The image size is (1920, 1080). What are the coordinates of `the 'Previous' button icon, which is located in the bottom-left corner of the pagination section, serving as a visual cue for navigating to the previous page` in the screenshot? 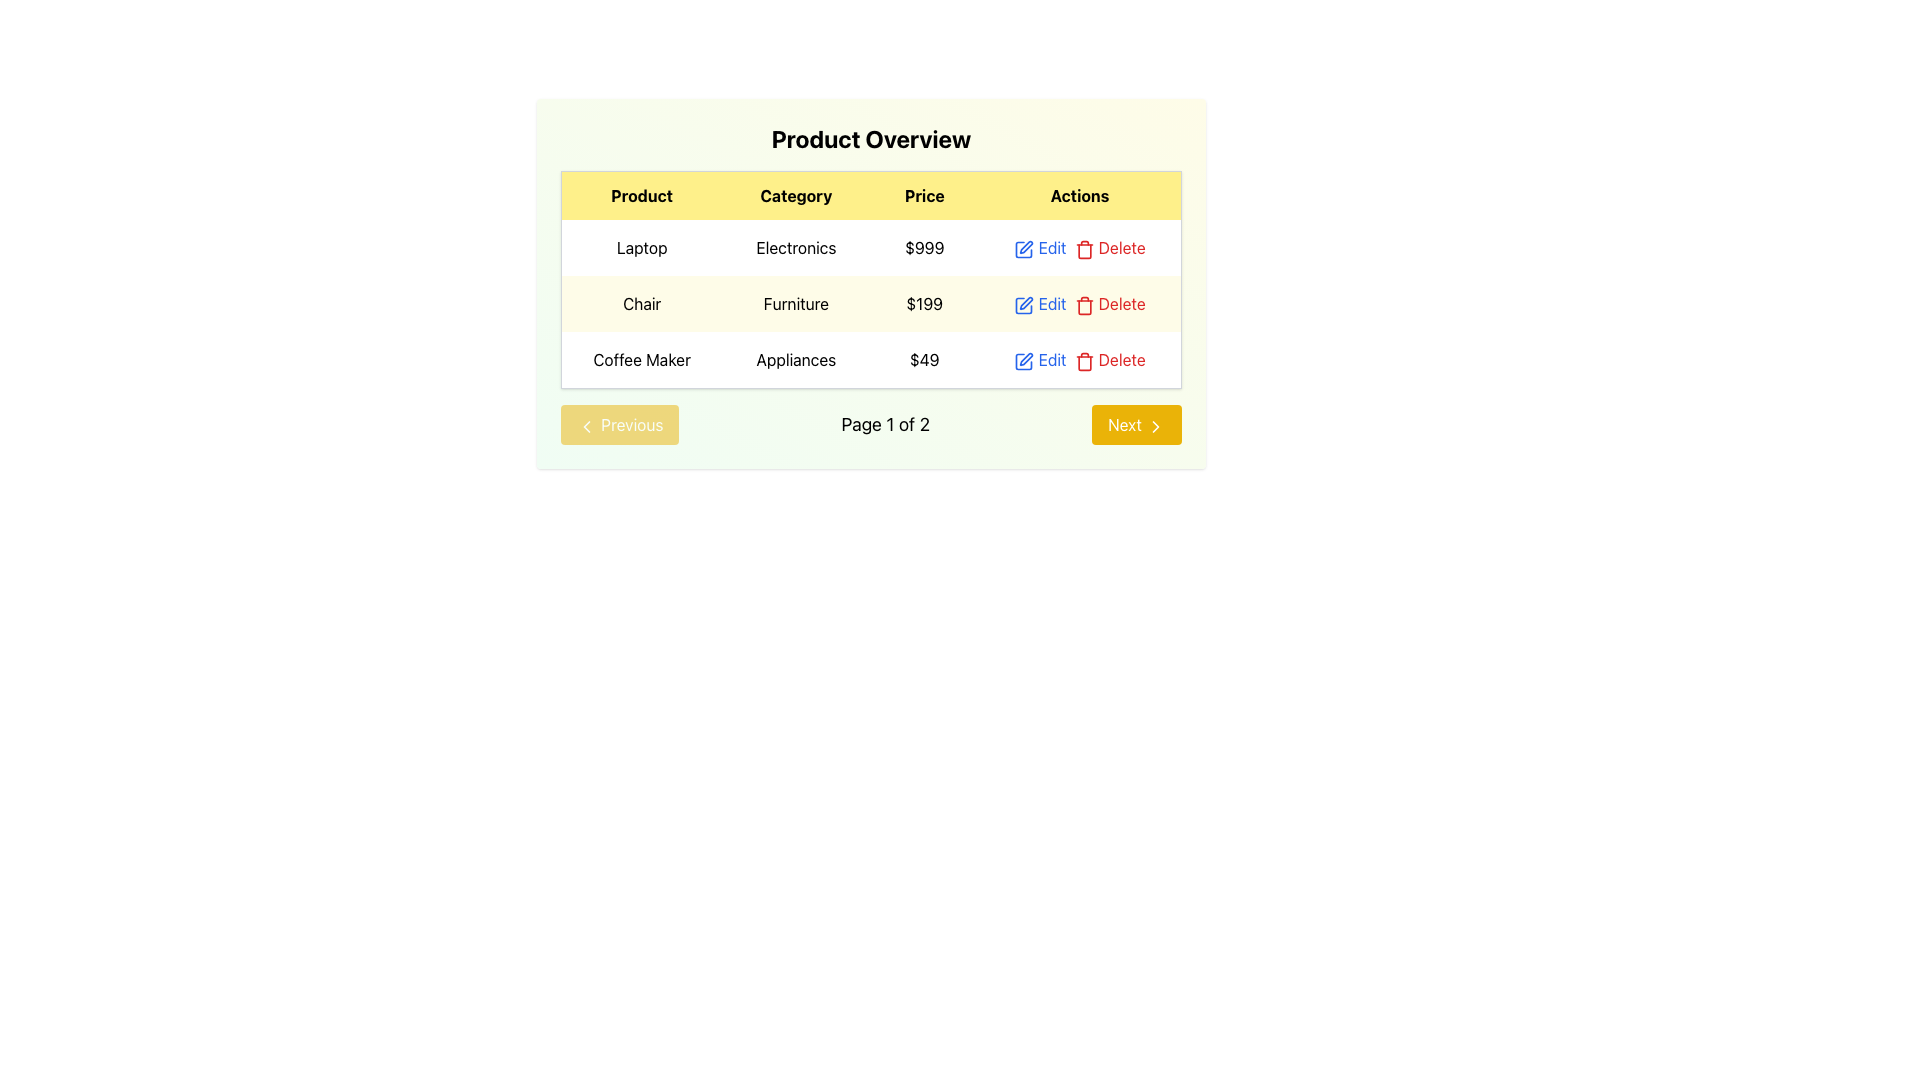 It's located at (585, 424).